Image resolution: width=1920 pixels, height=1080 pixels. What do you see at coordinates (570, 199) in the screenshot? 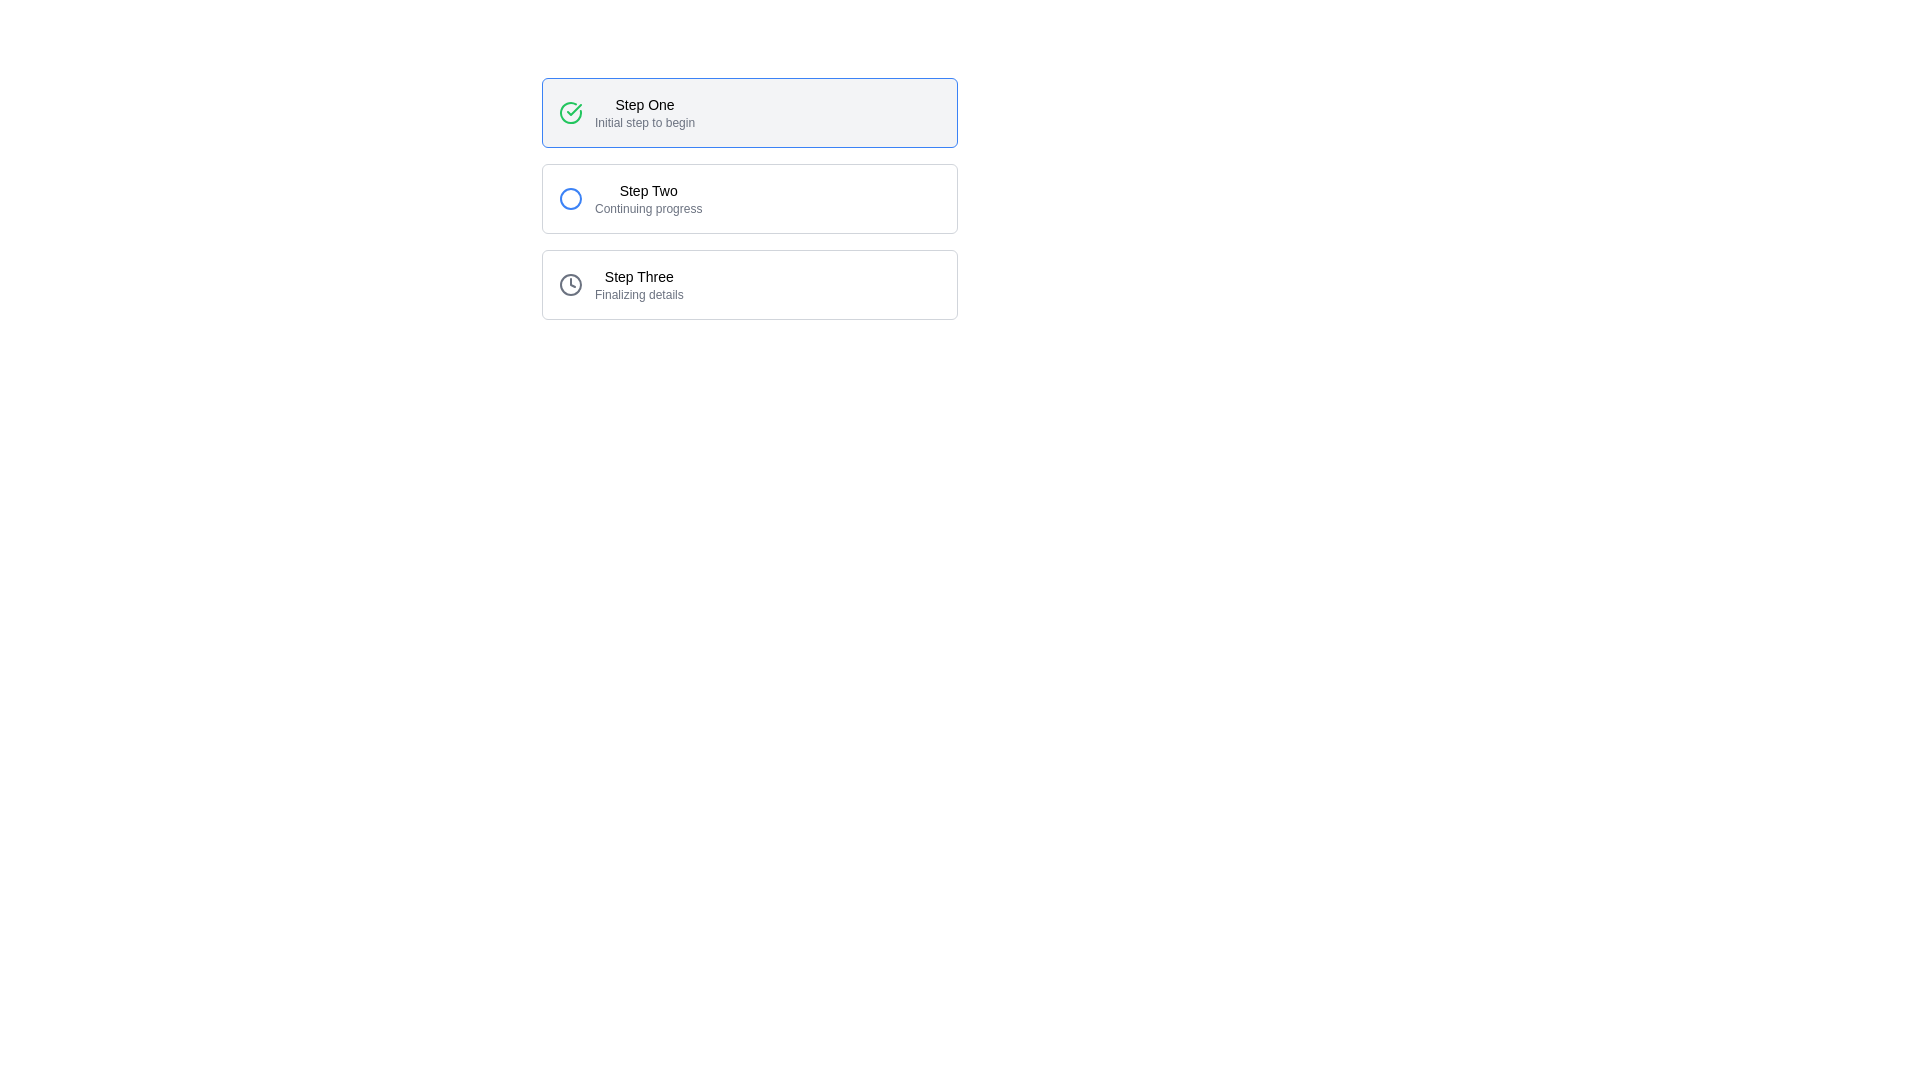
I see `the blue circular outline icon located to the left of the 'Step Two' text representing a step in a sequential process` at bounding box center [570, 199].